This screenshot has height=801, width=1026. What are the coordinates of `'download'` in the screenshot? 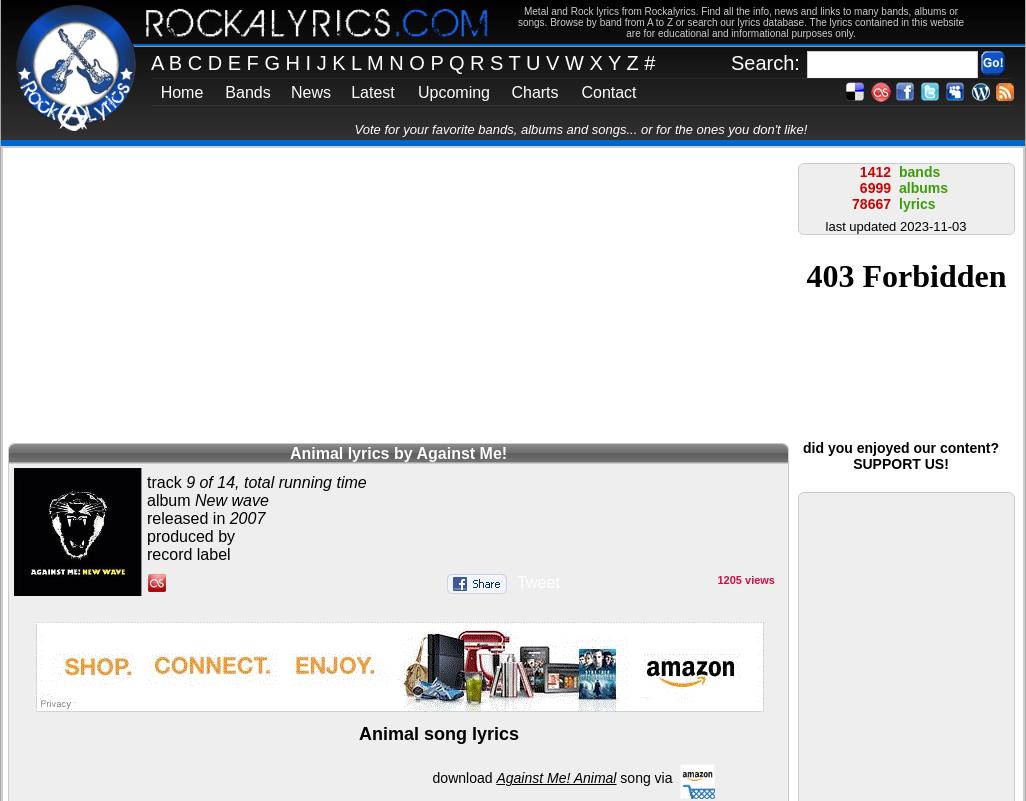 It's located at (462, 777).